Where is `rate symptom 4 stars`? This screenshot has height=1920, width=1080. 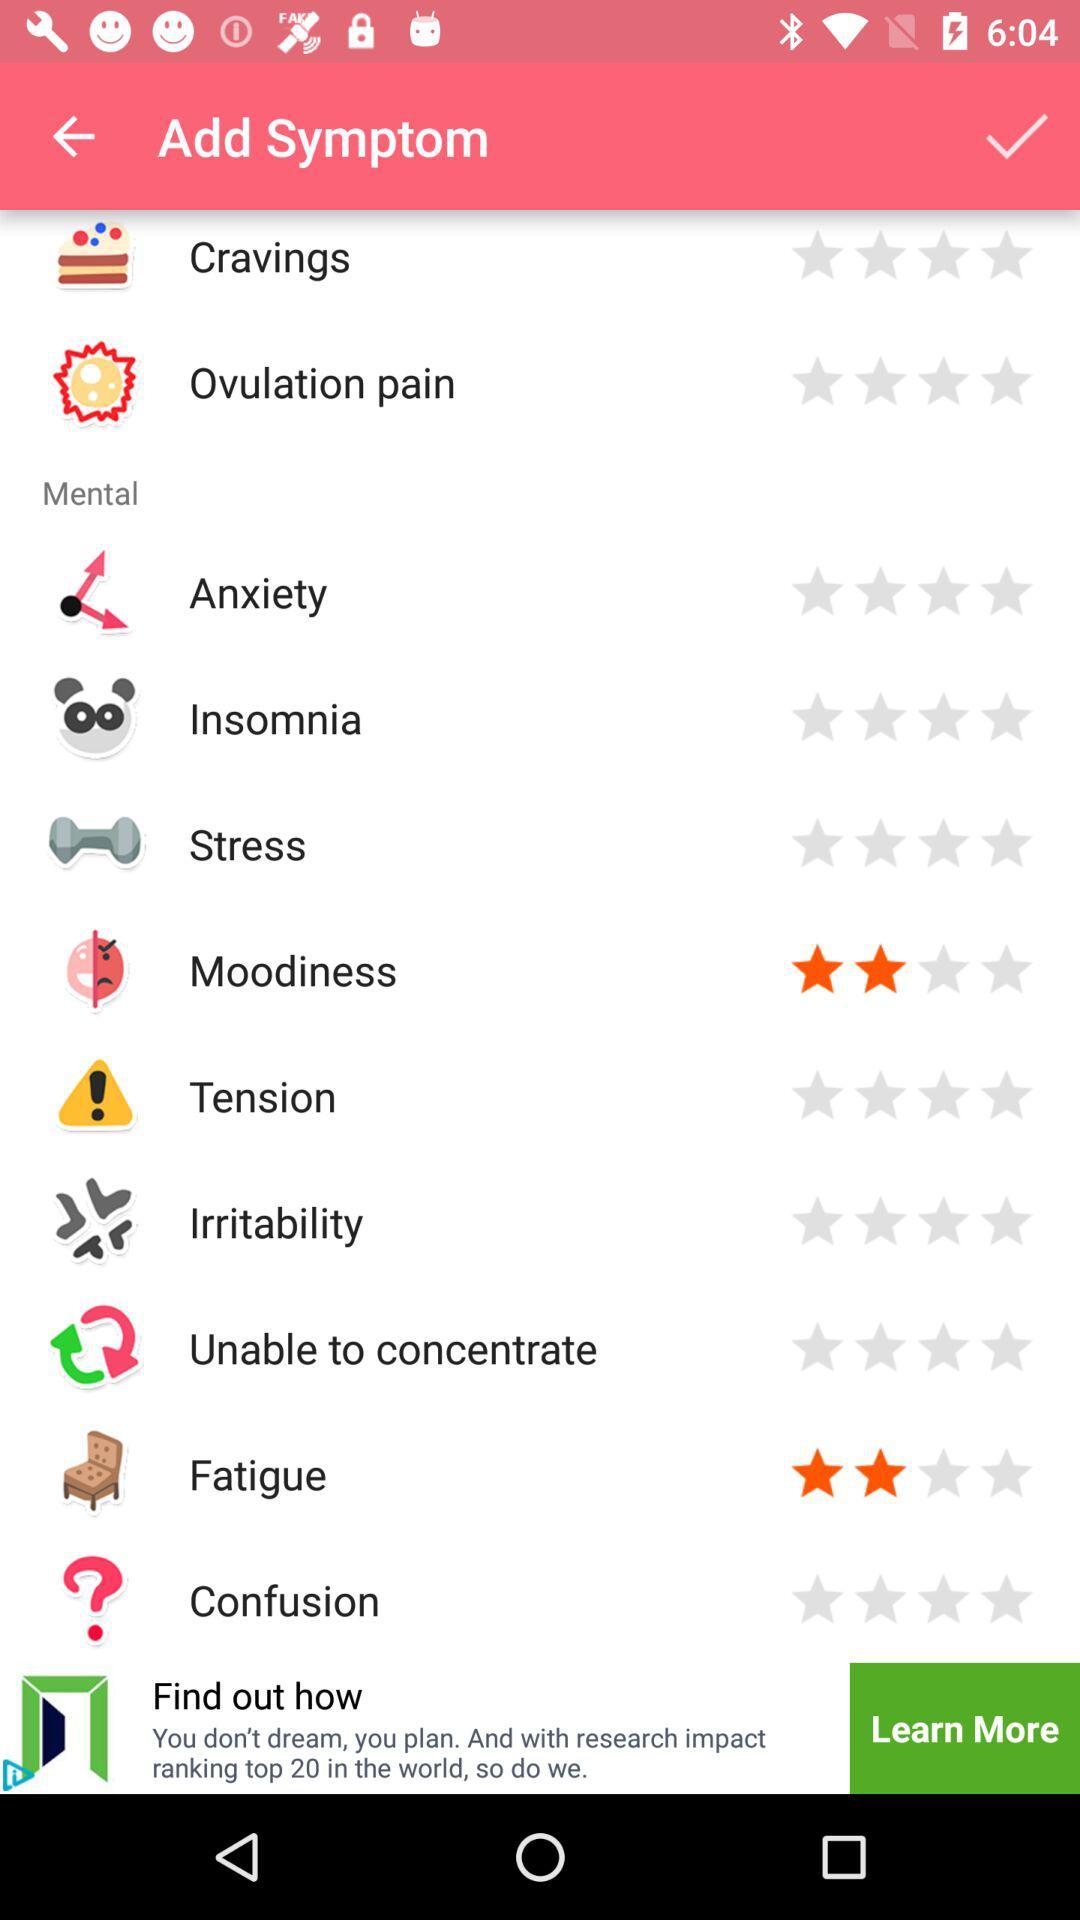
rate symptom 4 stars is located at coordinates (1006, 1094).